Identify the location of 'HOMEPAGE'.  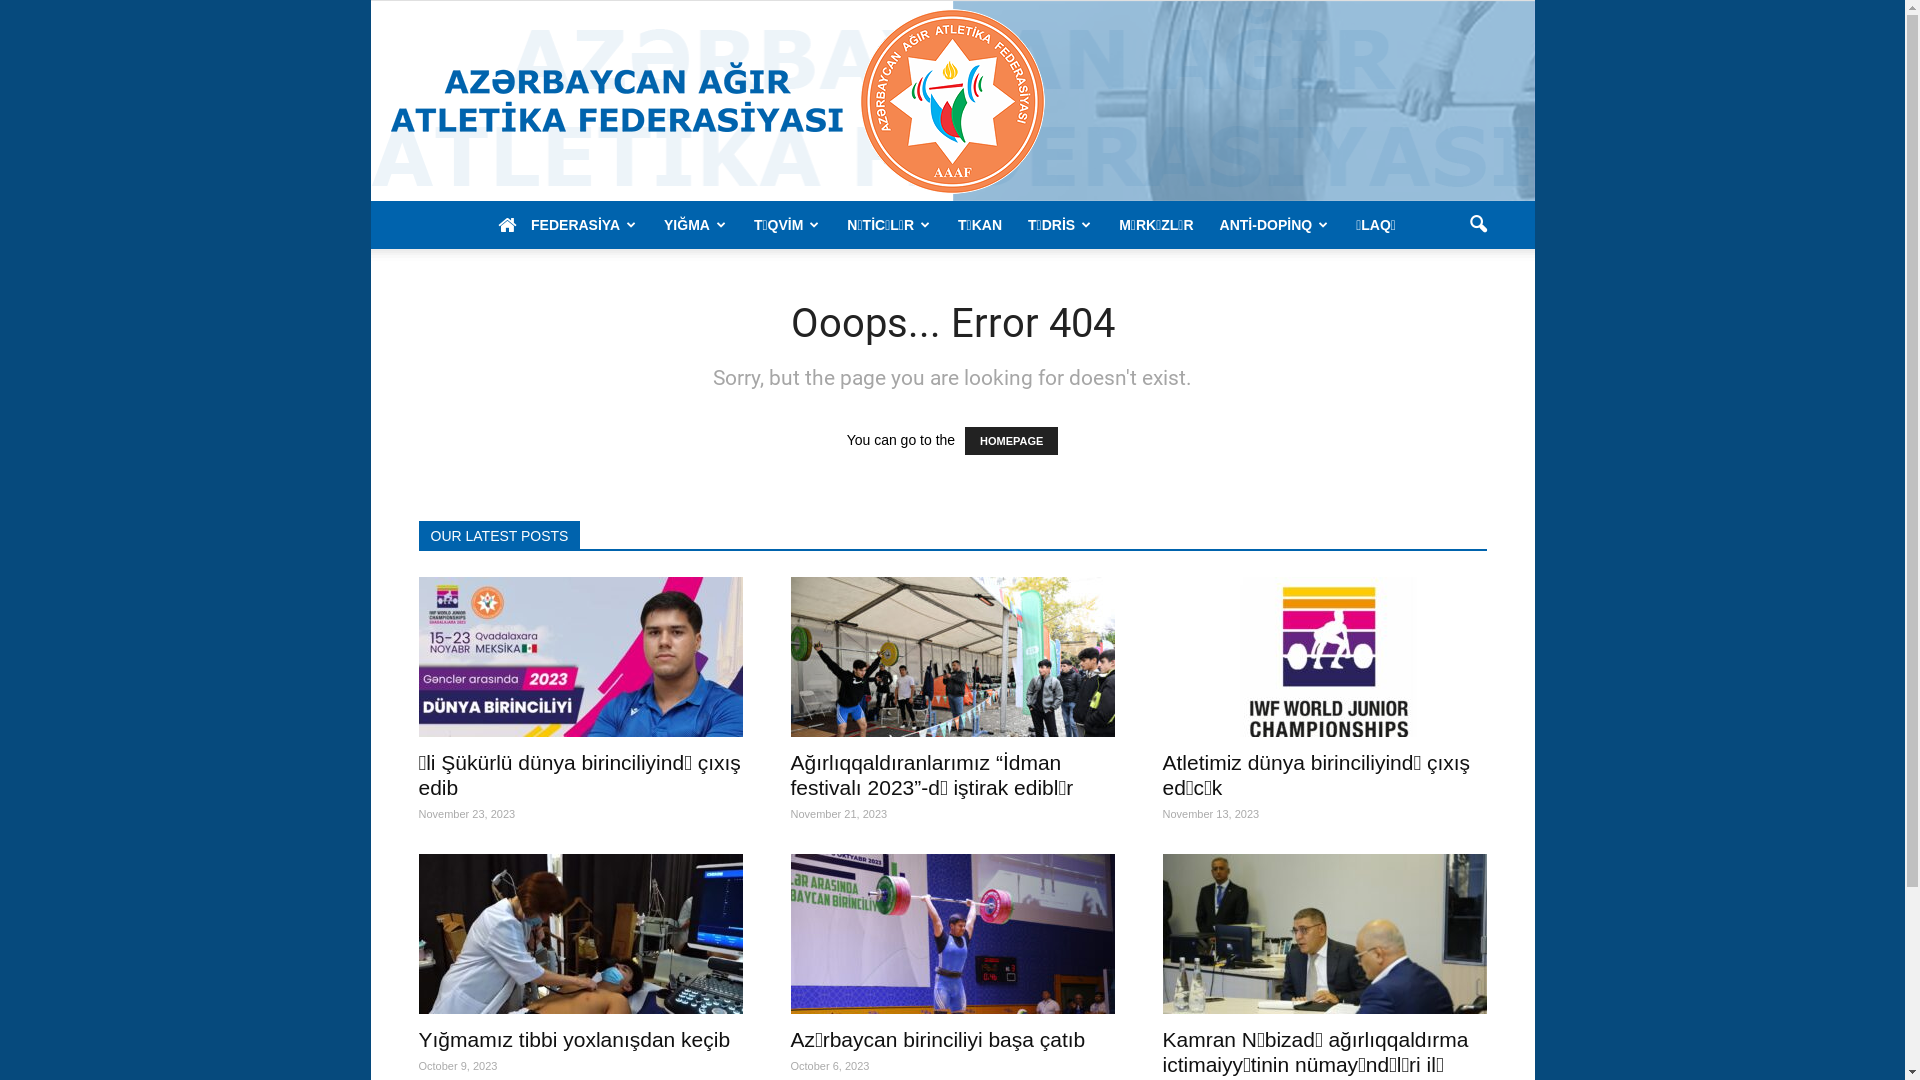
(1011, 439).